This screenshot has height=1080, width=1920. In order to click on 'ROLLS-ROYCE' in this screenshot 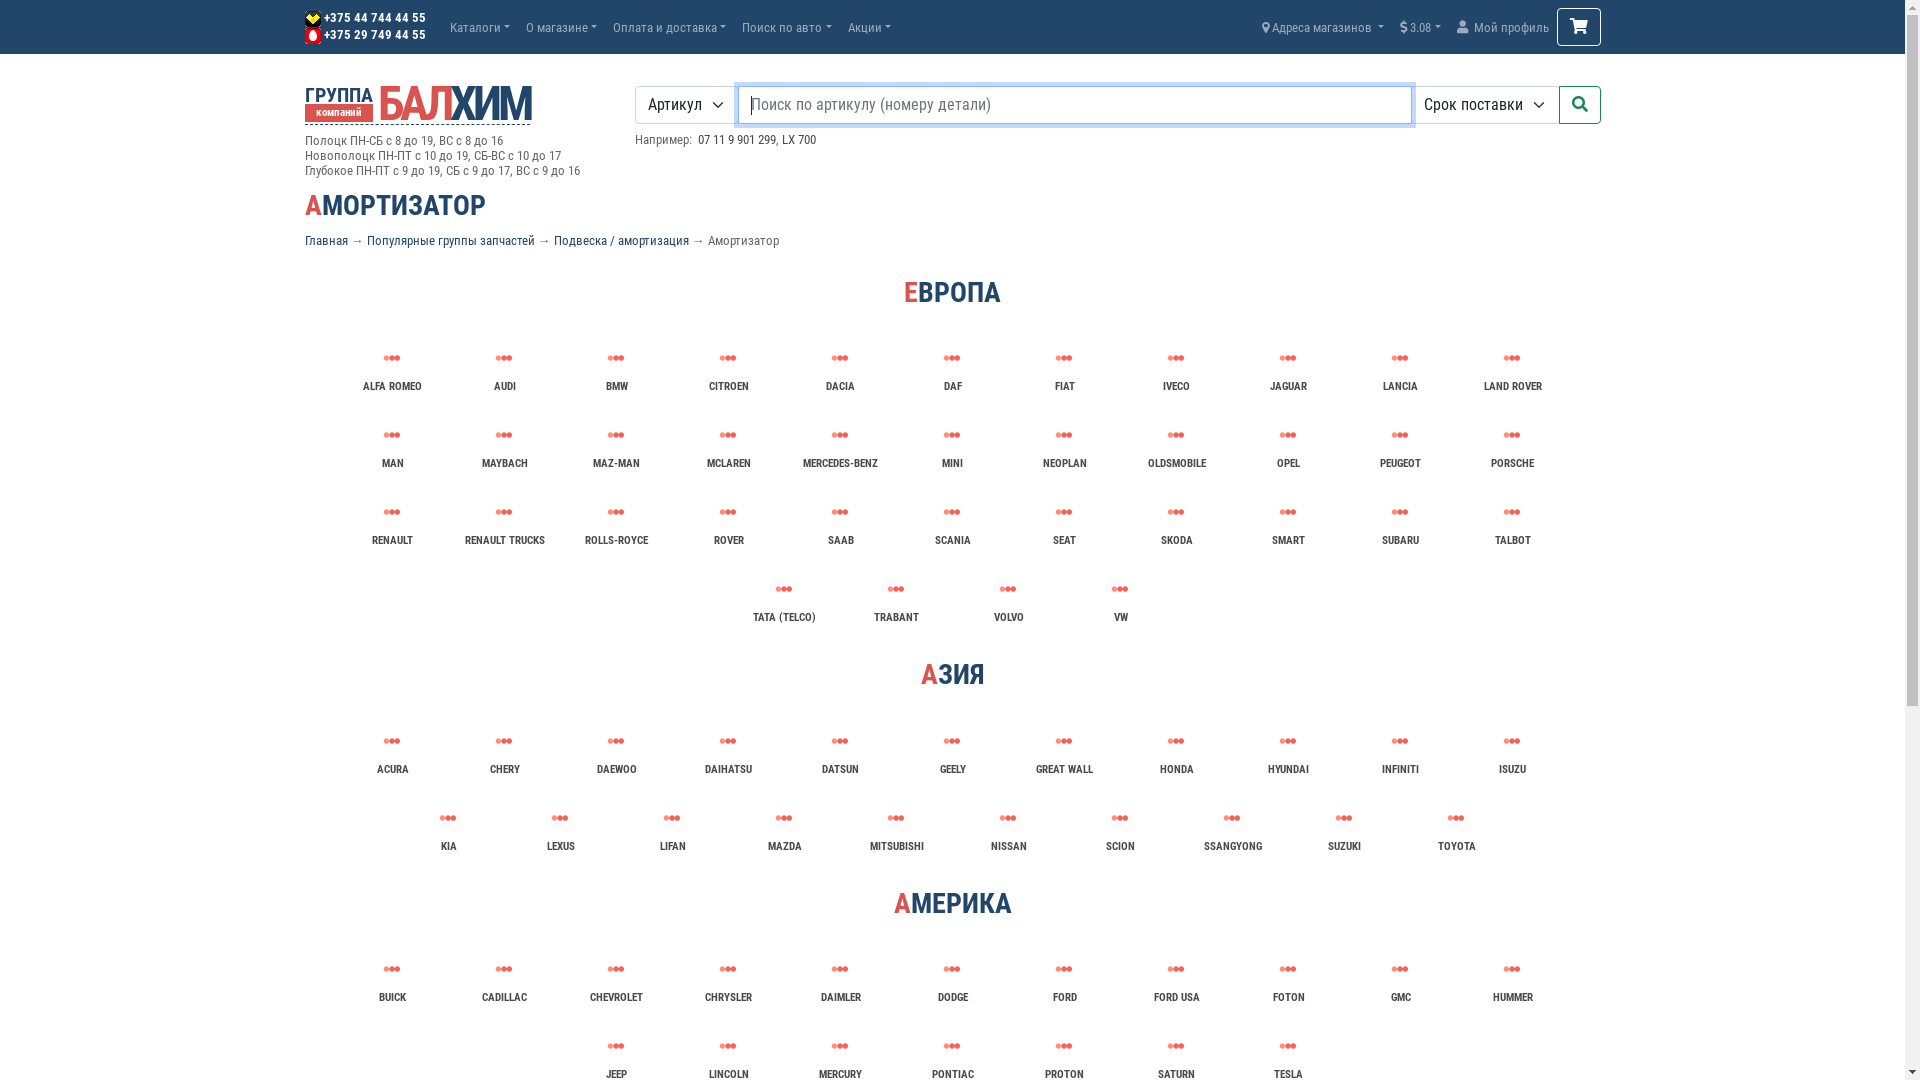, I will do `click(615, 518)`.